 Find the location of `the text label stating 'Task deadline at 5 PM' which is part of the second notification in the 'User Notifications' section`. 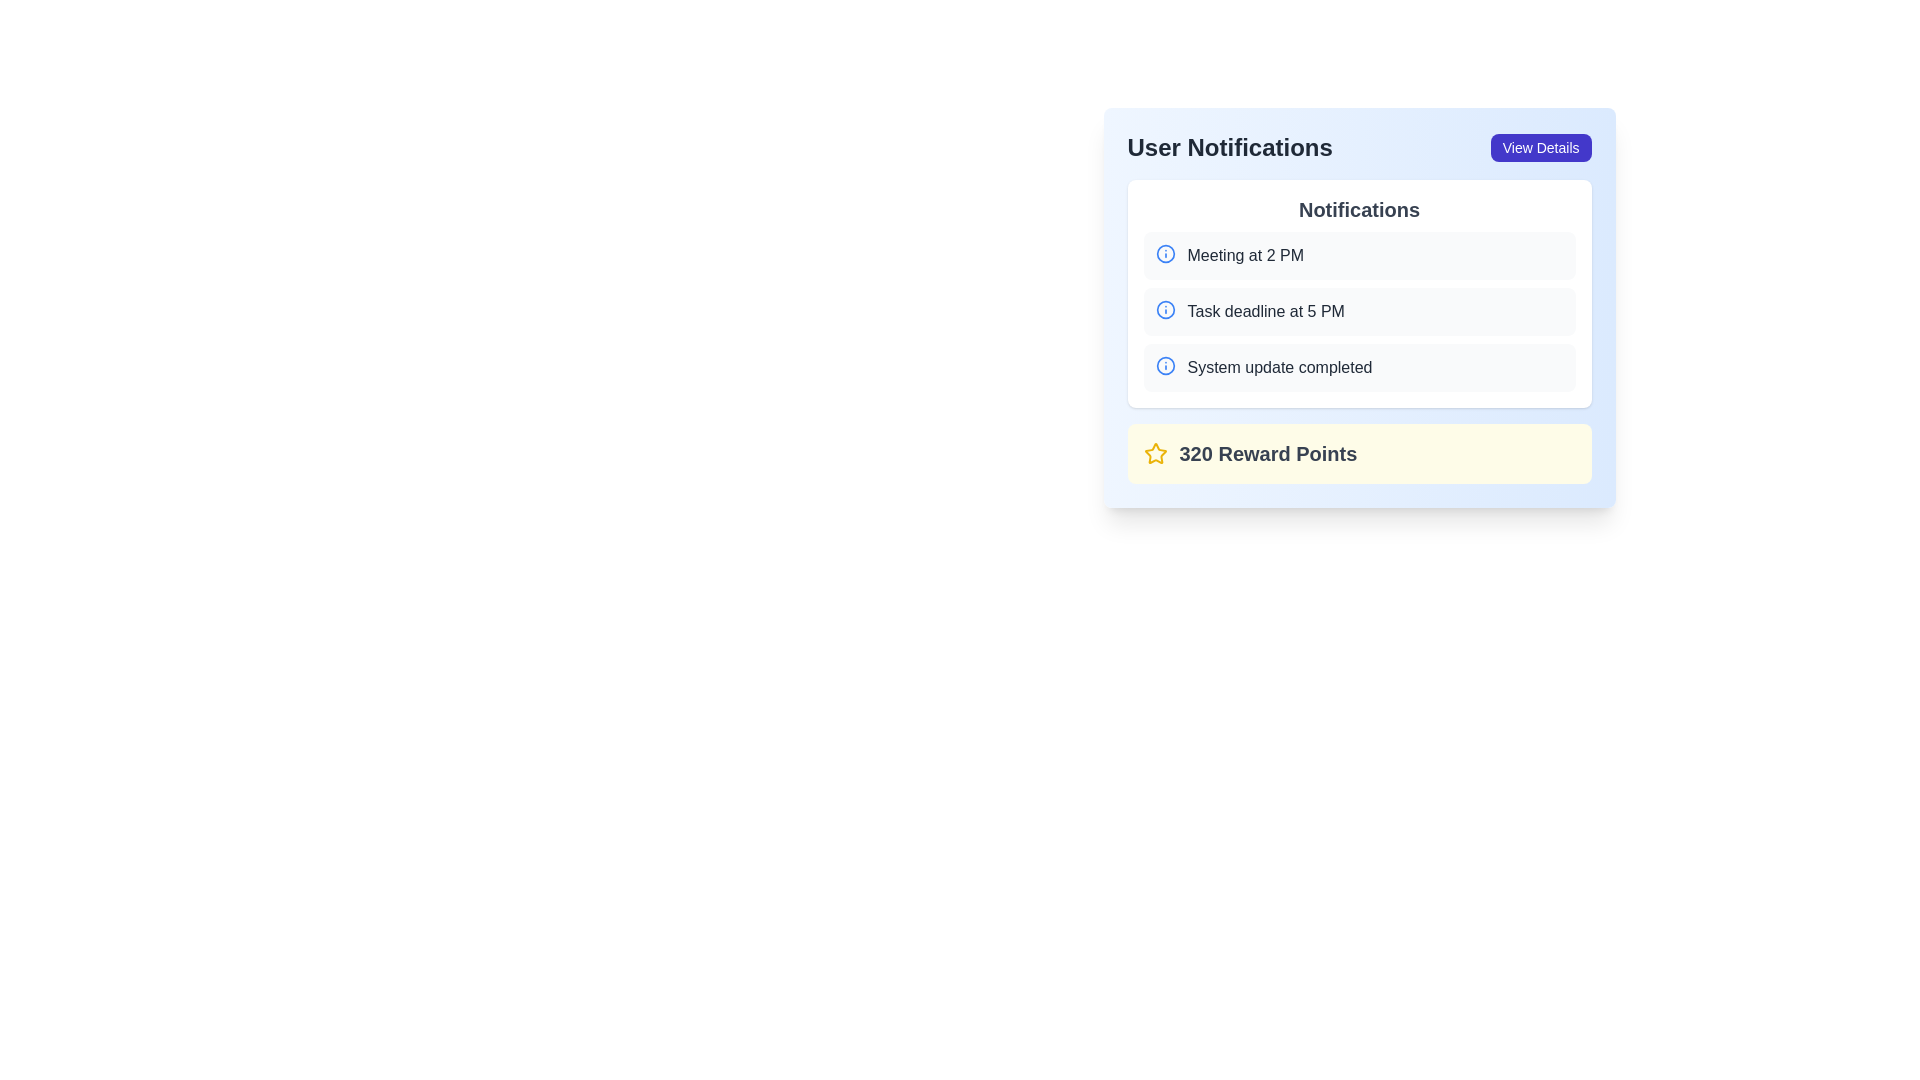

the text label stating 'Task deadline at 5 PM' which is part of the second notification in the 'User Notifications' section is located at coordinates (1265, 312).